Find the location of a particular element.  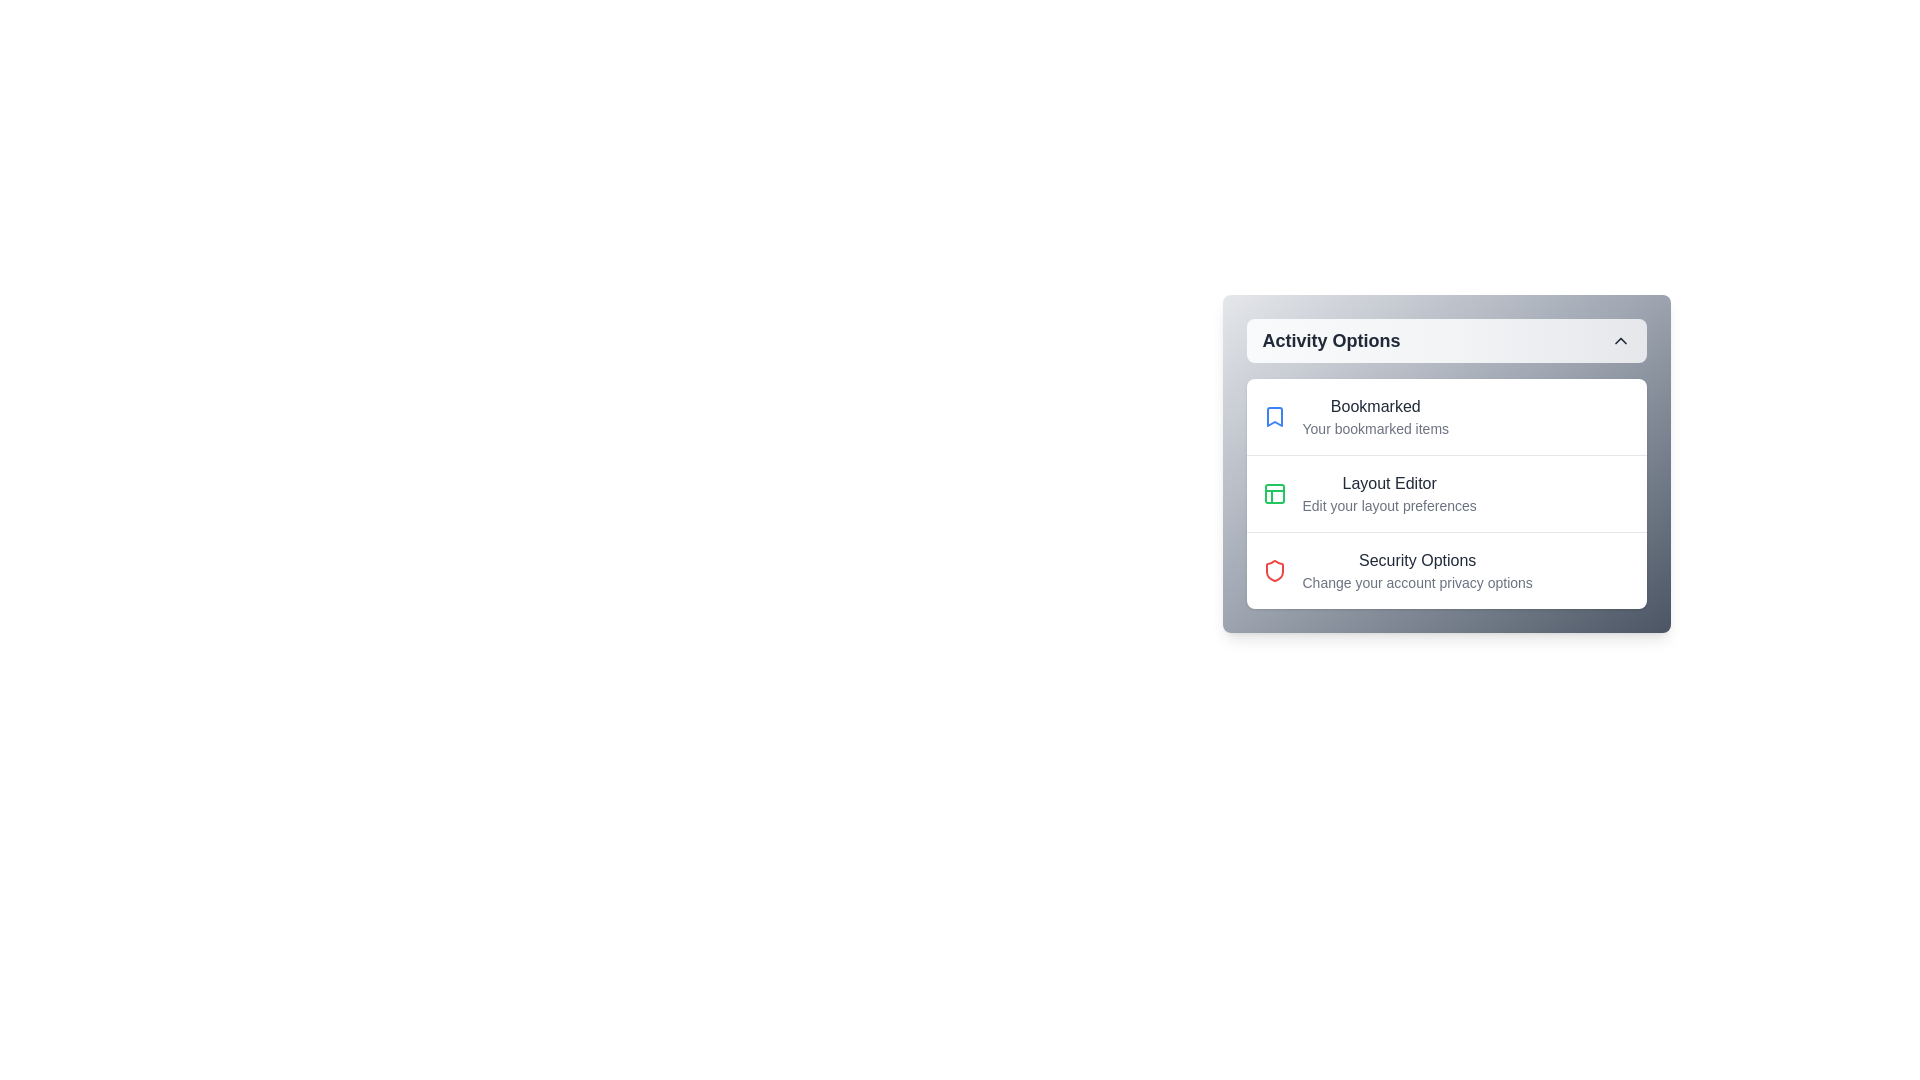

the contextual information text related to security settings located beneath the 'Security Options' title in the 'Activity Options' section is located at coordinates (1416, 582).